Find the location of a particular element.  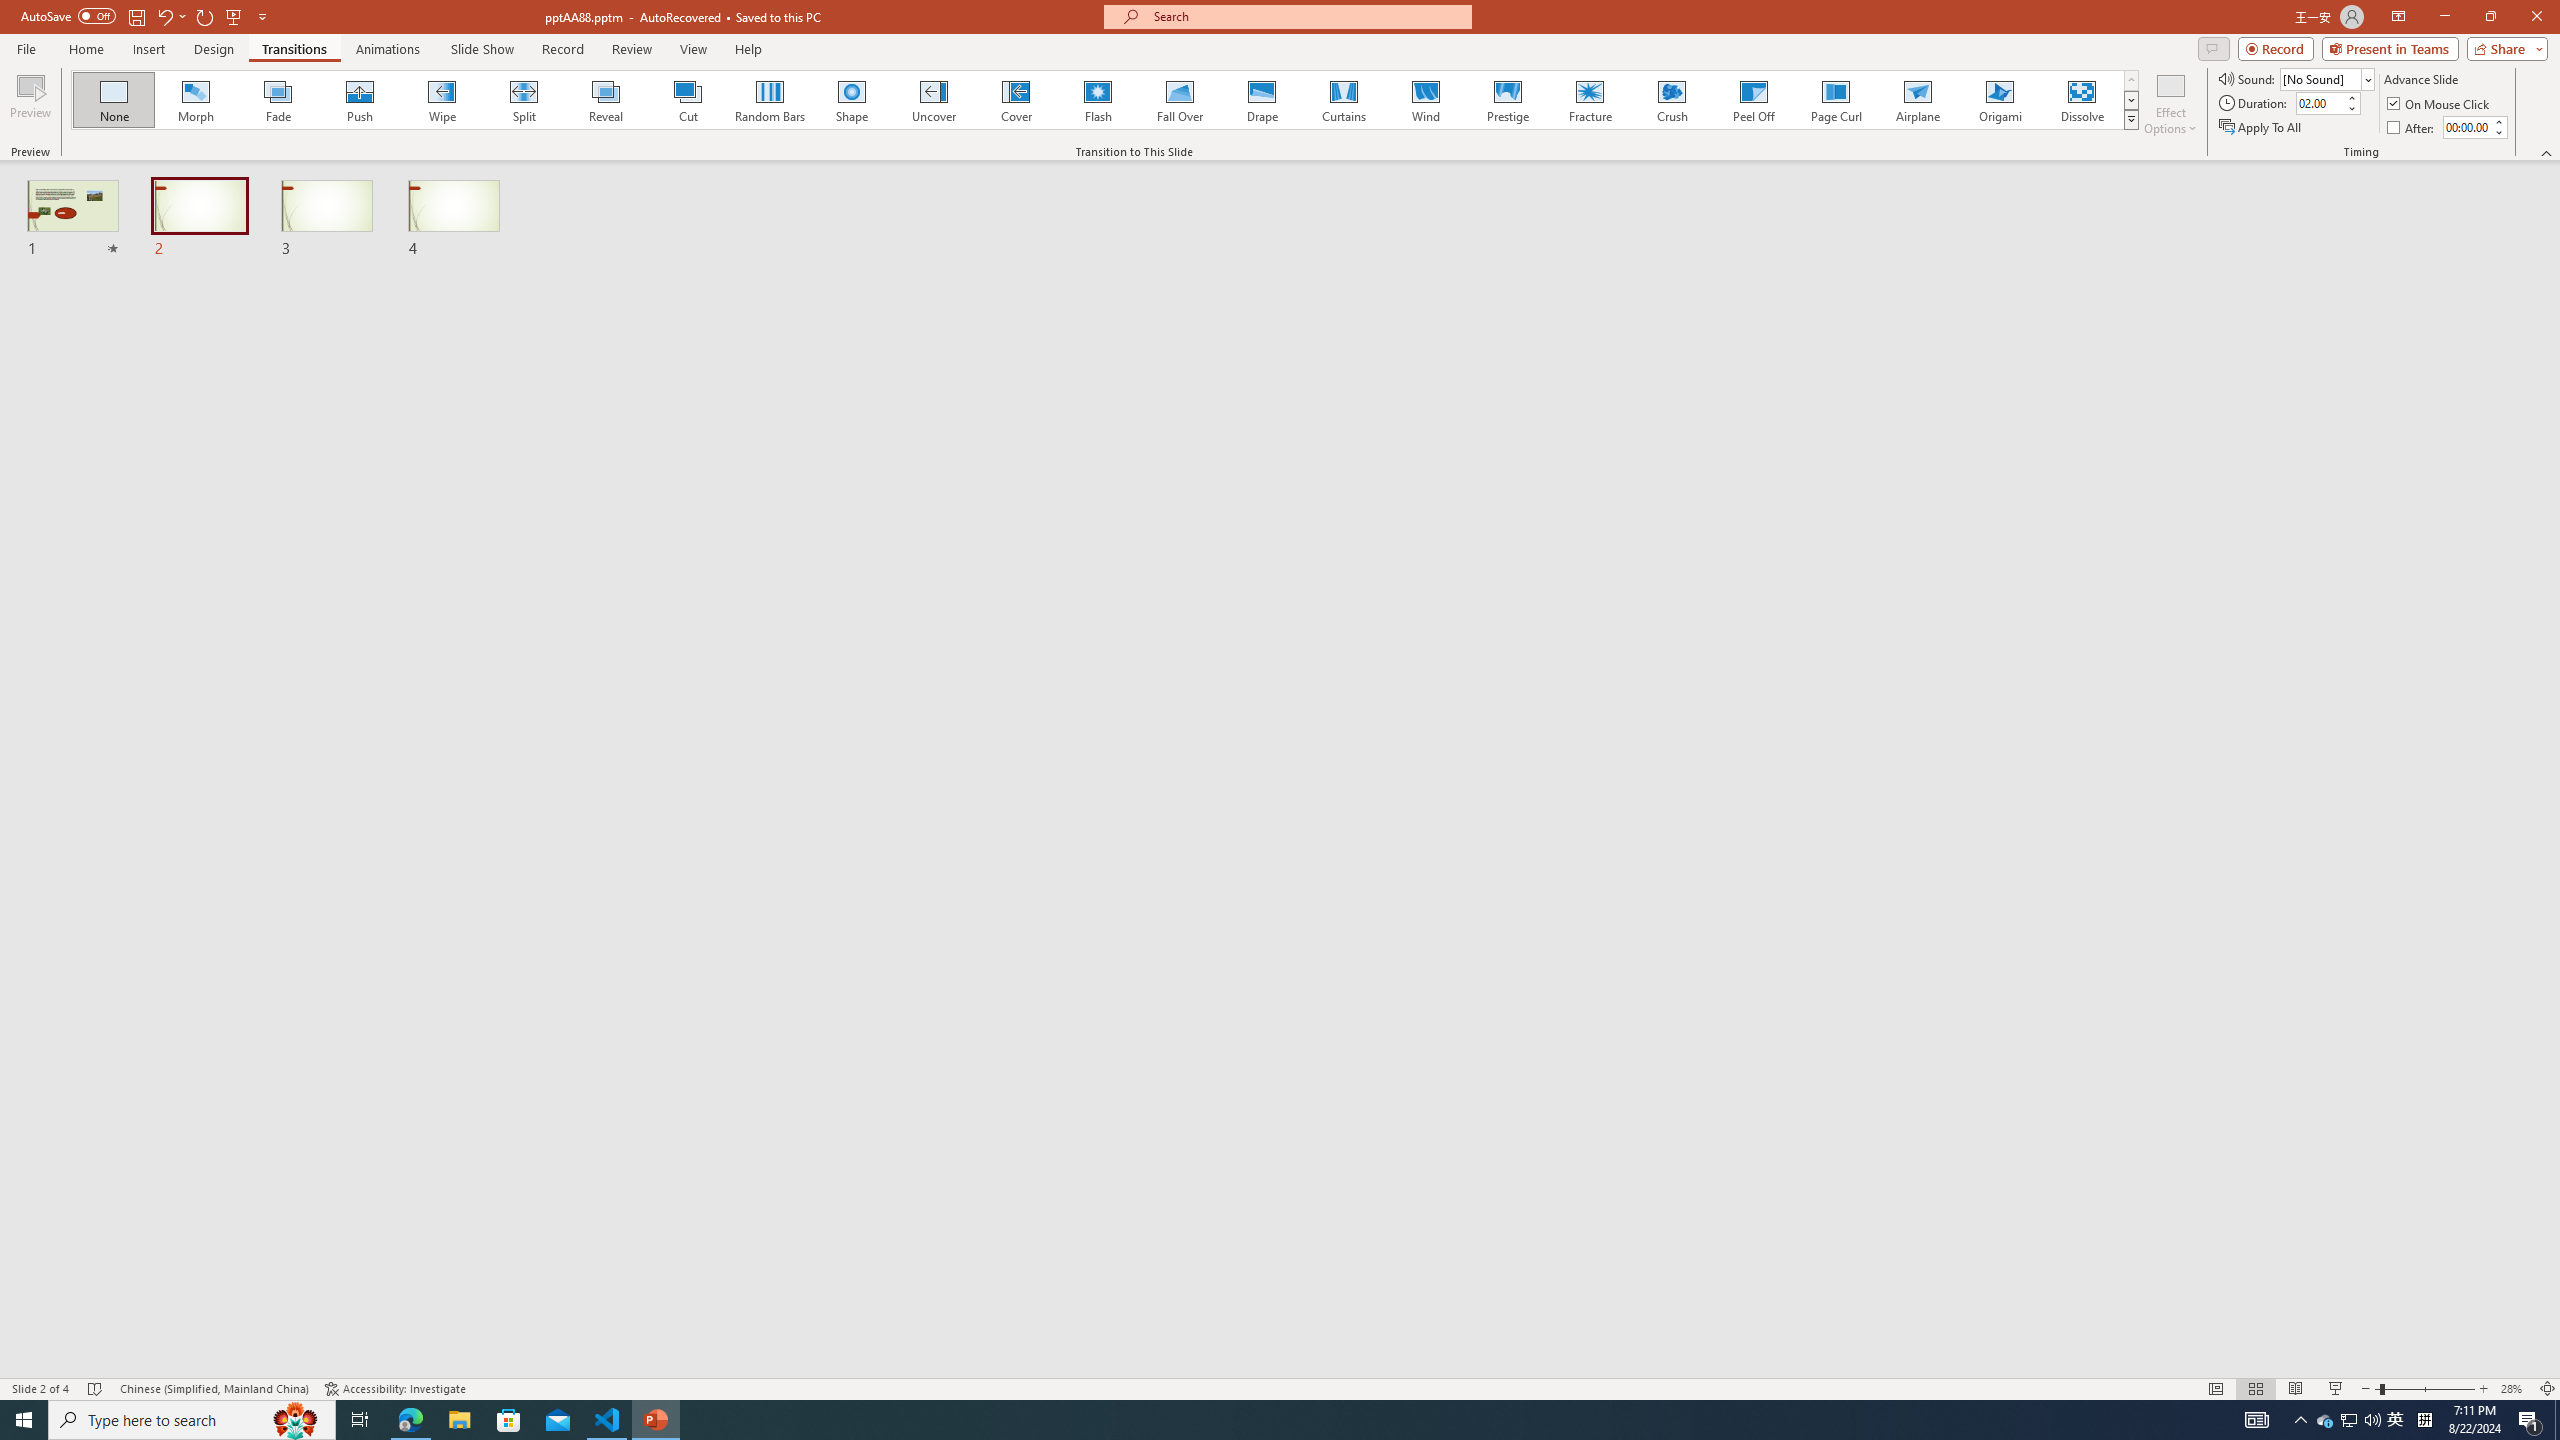

'Fracture' is located at coordinates (1589, 99).